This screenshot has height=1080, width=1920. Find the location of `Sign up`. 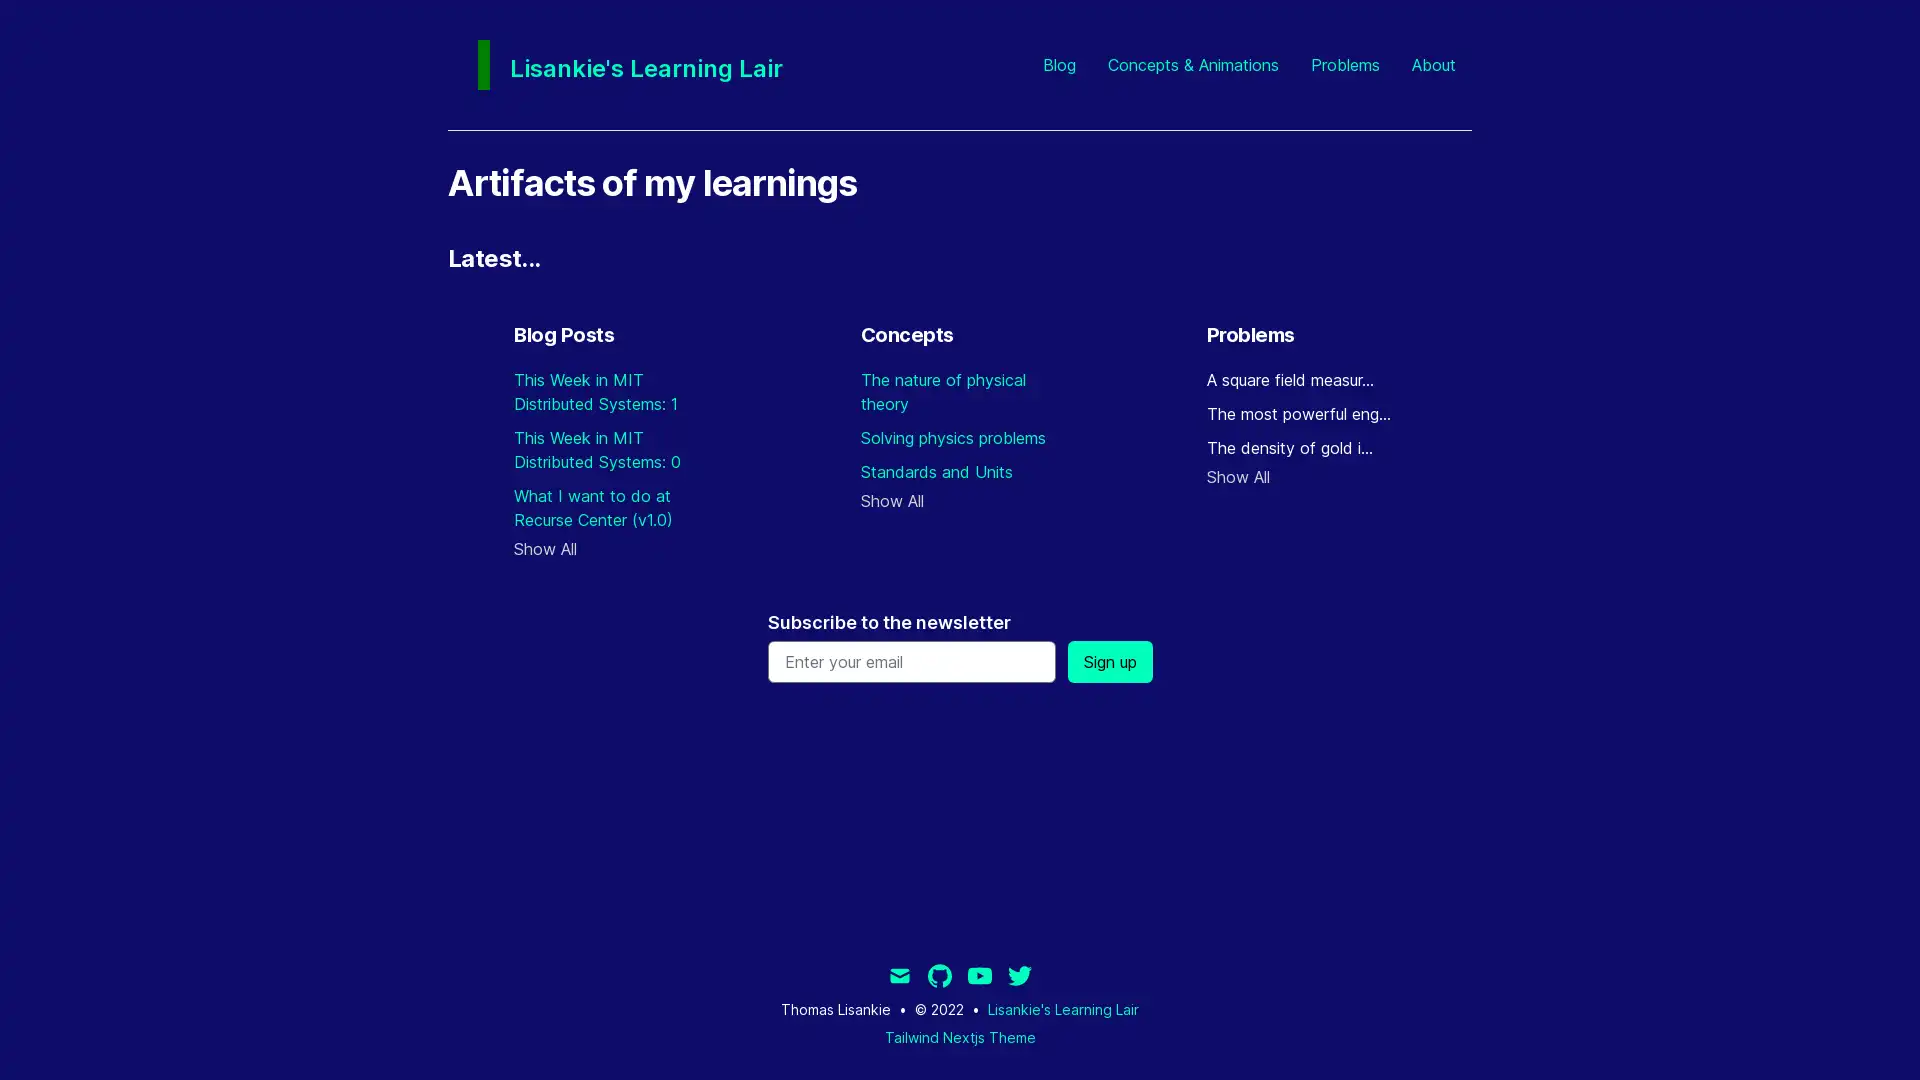

Sign up is located at coordinates (1108, 662).